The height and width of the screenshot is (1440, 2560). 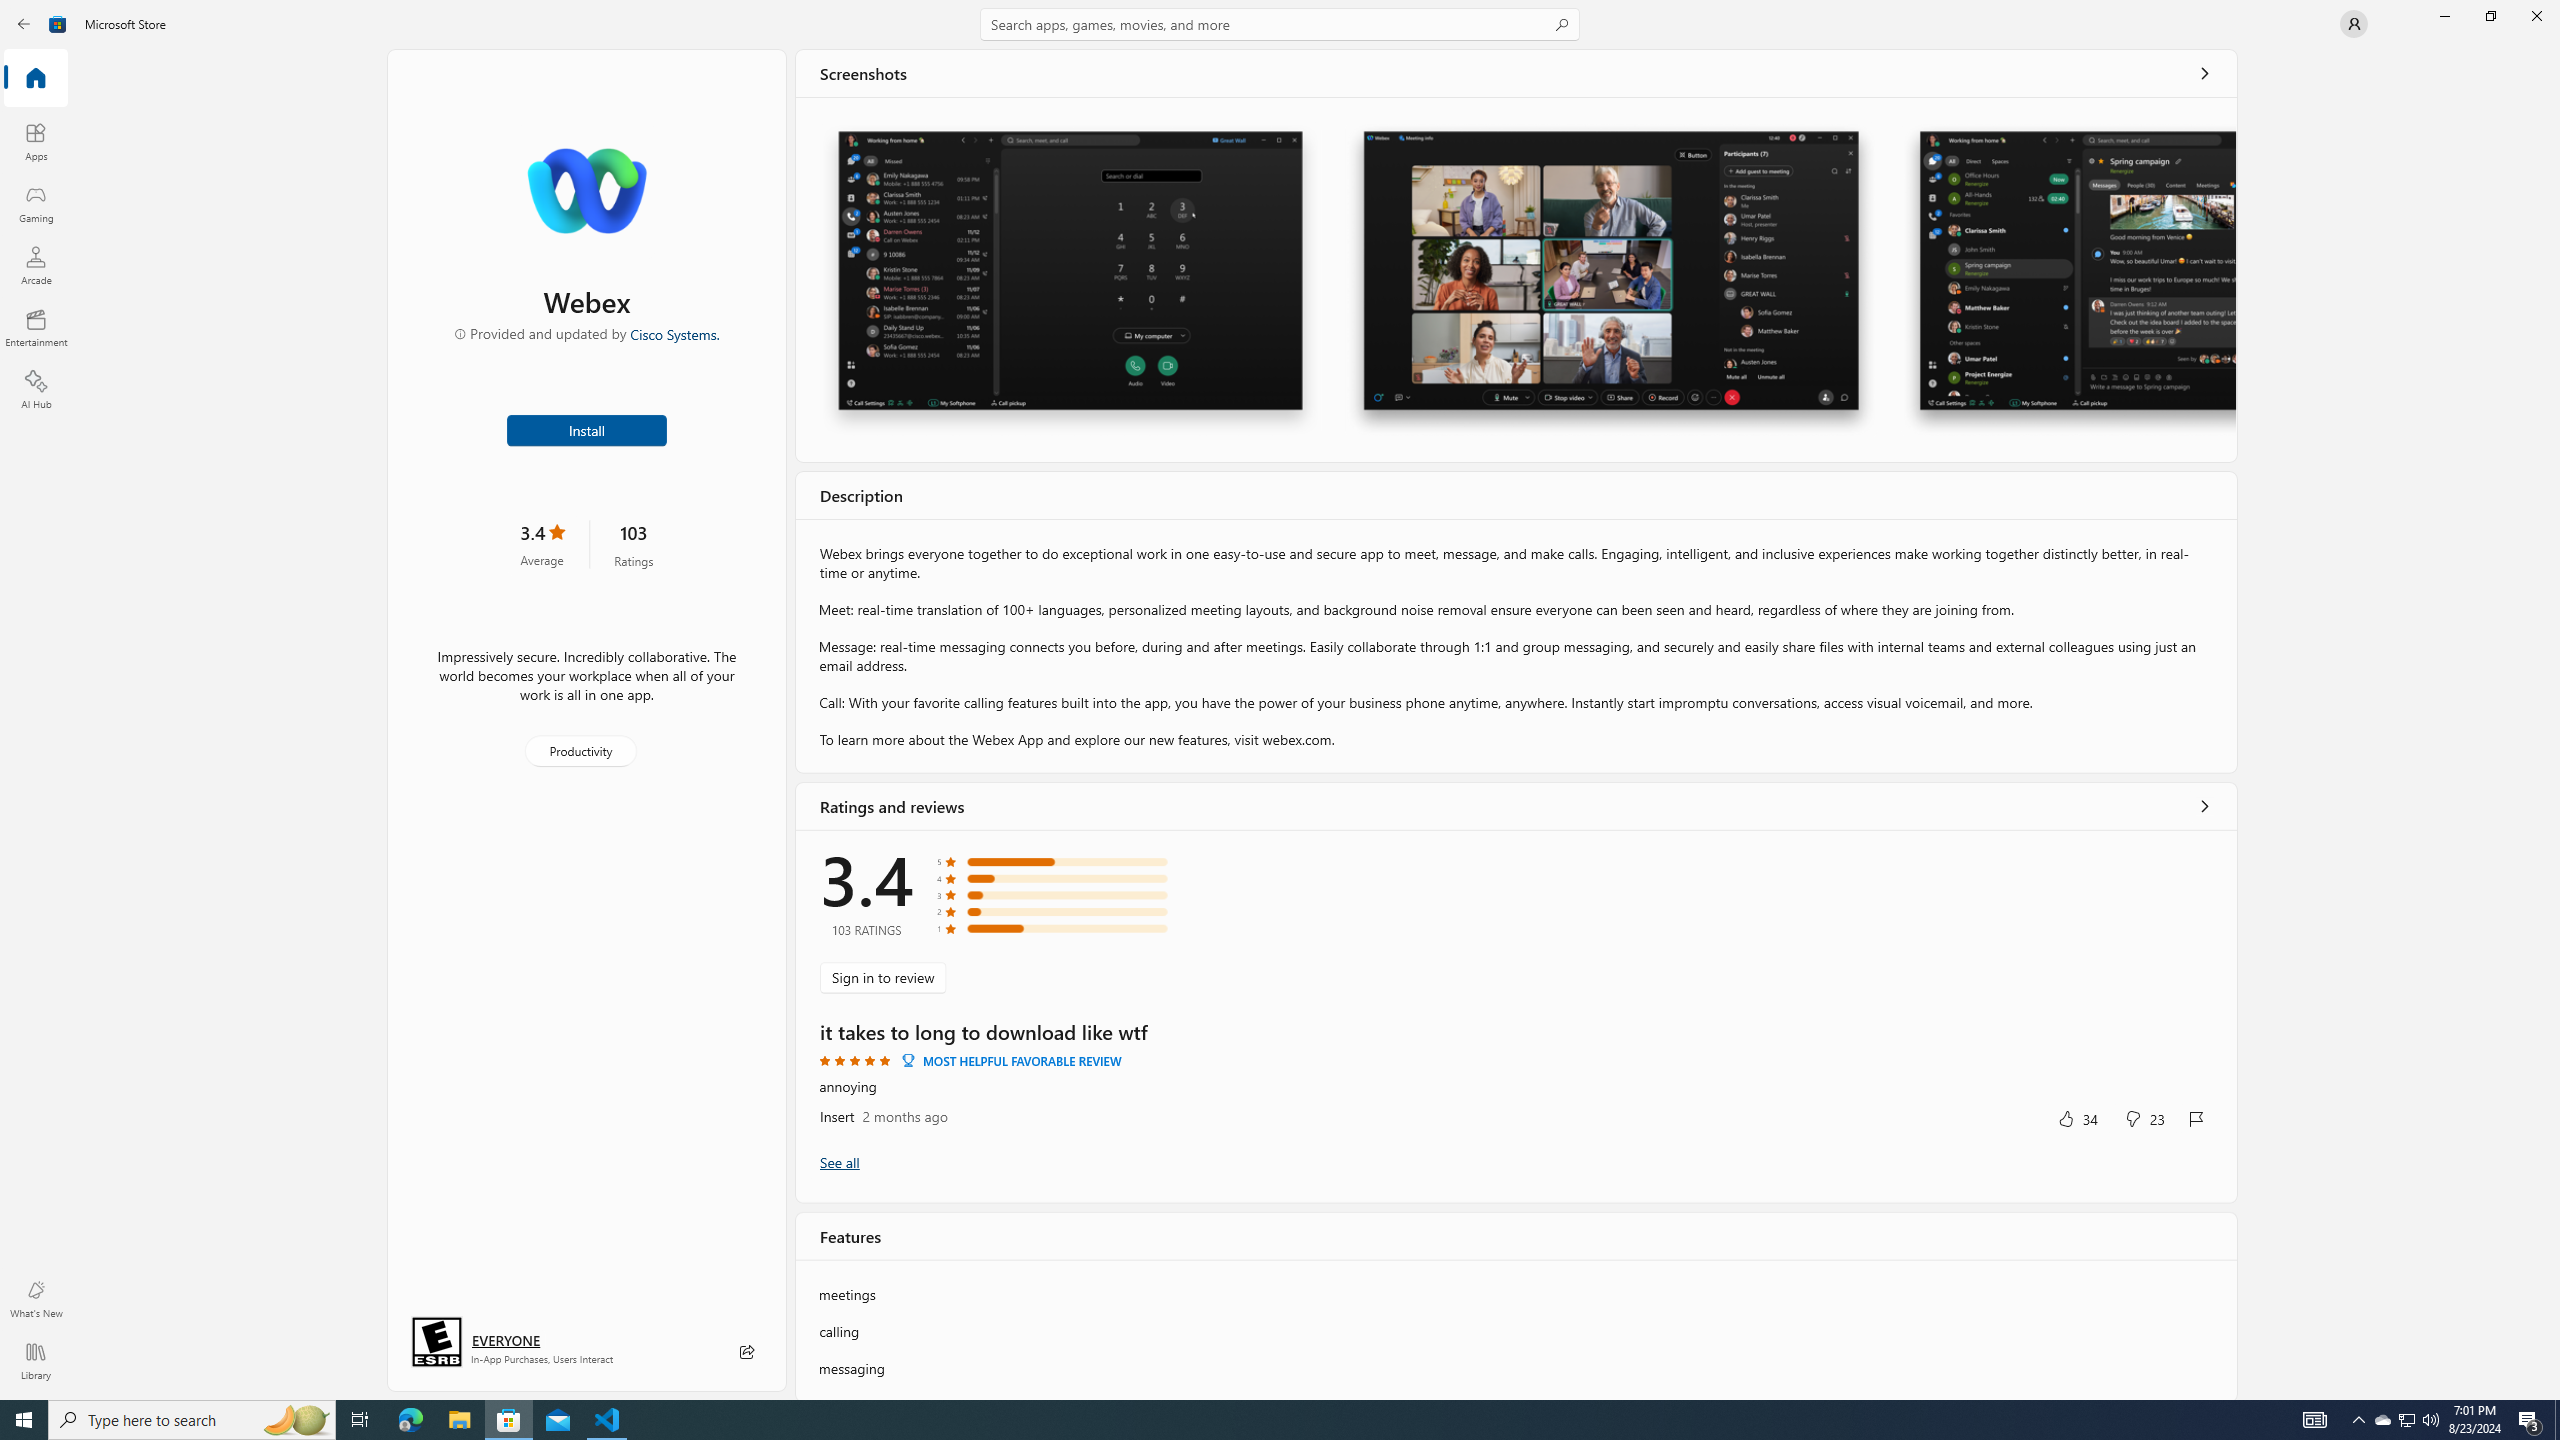 What do you see at coordinates (2352, 22) in the screenshot?
I see `'User profile'` at bounding box center [2352, 22].